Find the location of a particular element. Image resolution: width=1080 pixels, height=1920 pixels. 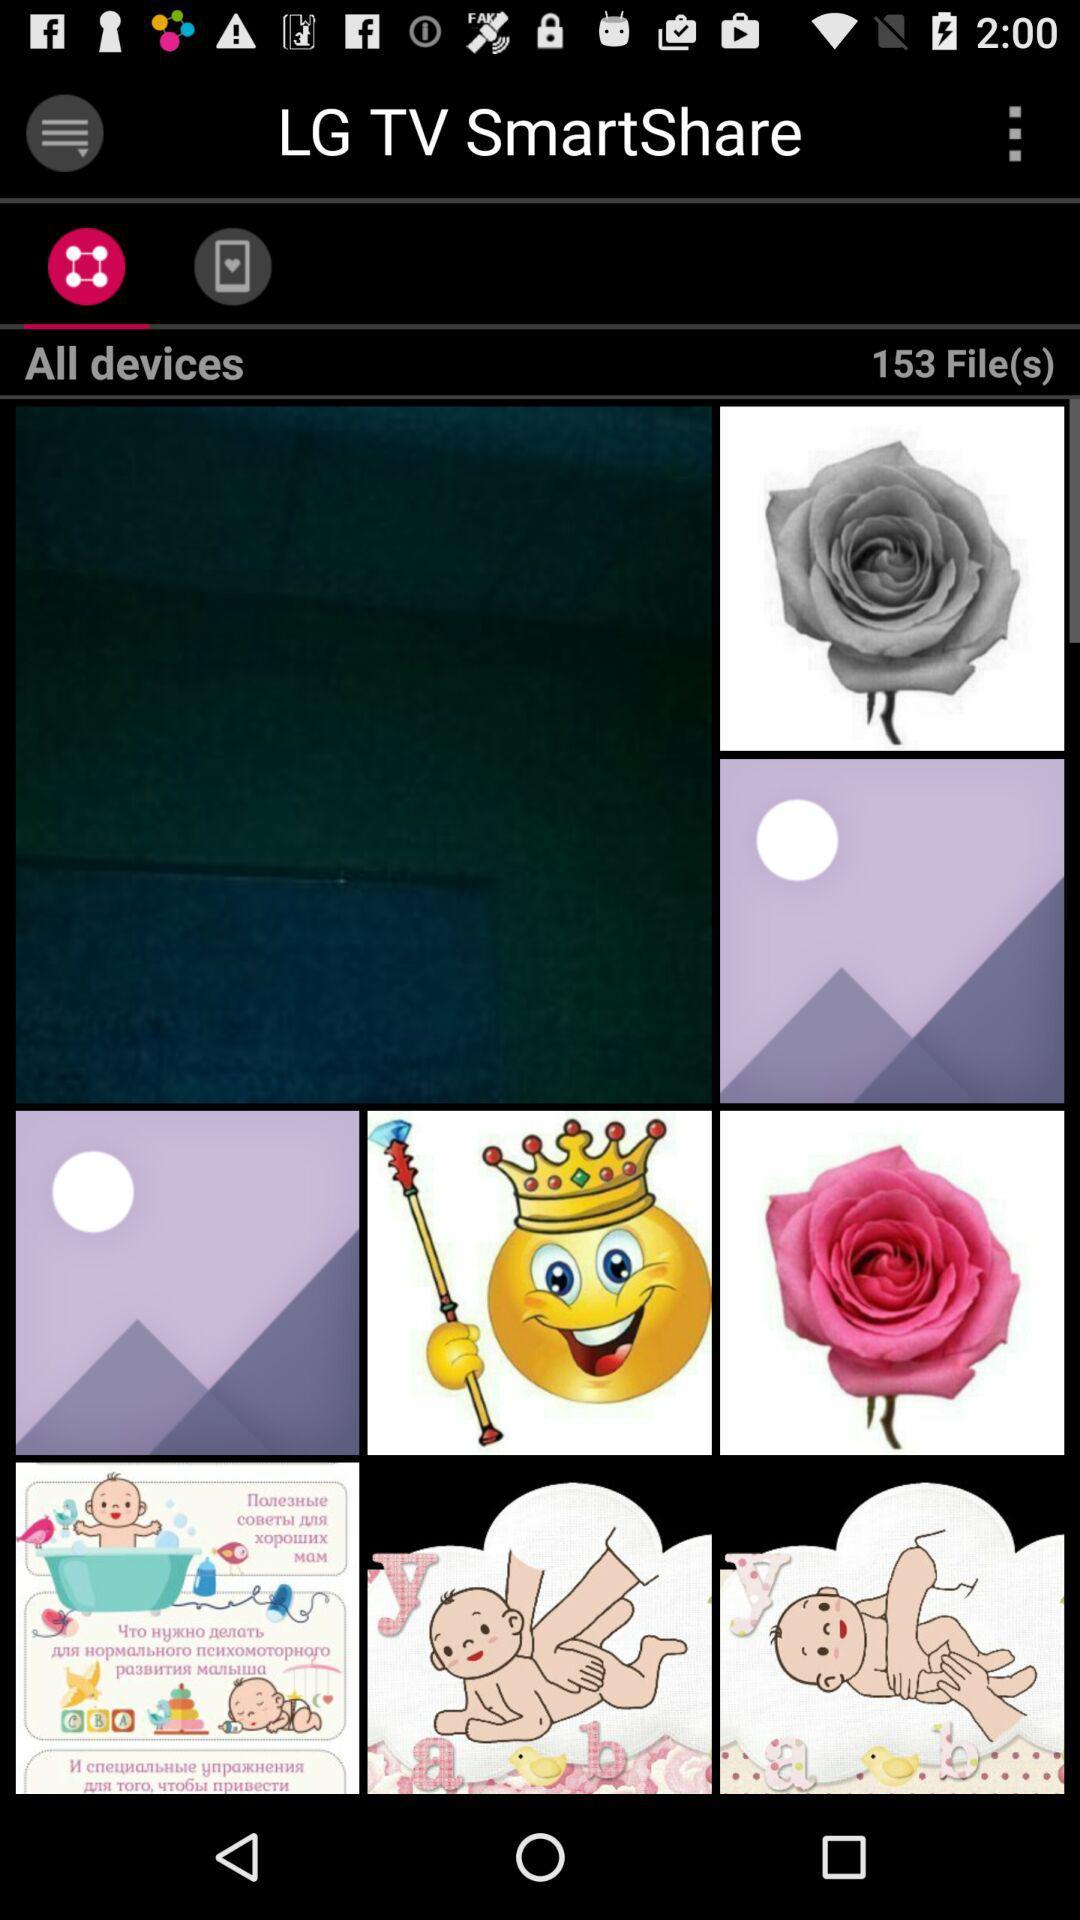

open menu is located at coordinates (1015, 132).